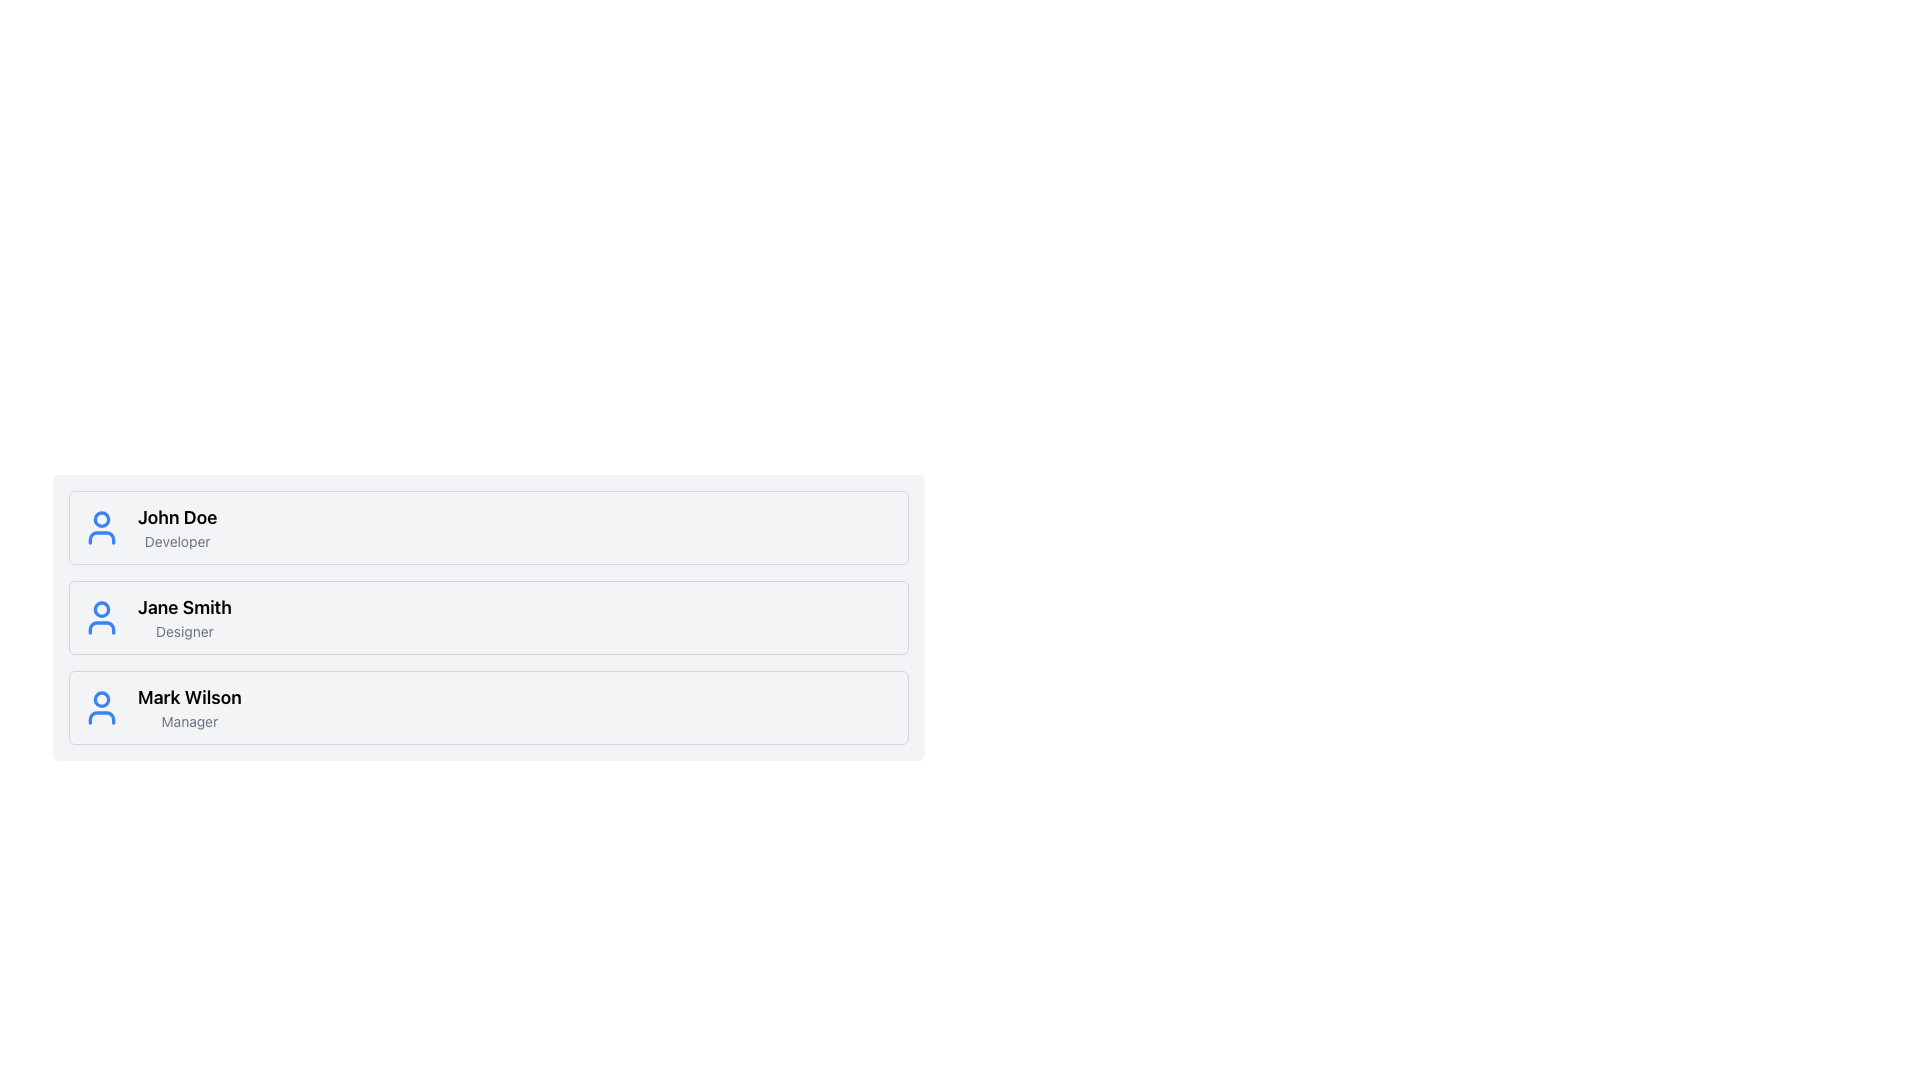 The width and height of the screenshot is (1920, 1080). Describe the element at coordinates (489, 527) in the screenshot. I see `the card containing user information for 'John Doe'` at that location.